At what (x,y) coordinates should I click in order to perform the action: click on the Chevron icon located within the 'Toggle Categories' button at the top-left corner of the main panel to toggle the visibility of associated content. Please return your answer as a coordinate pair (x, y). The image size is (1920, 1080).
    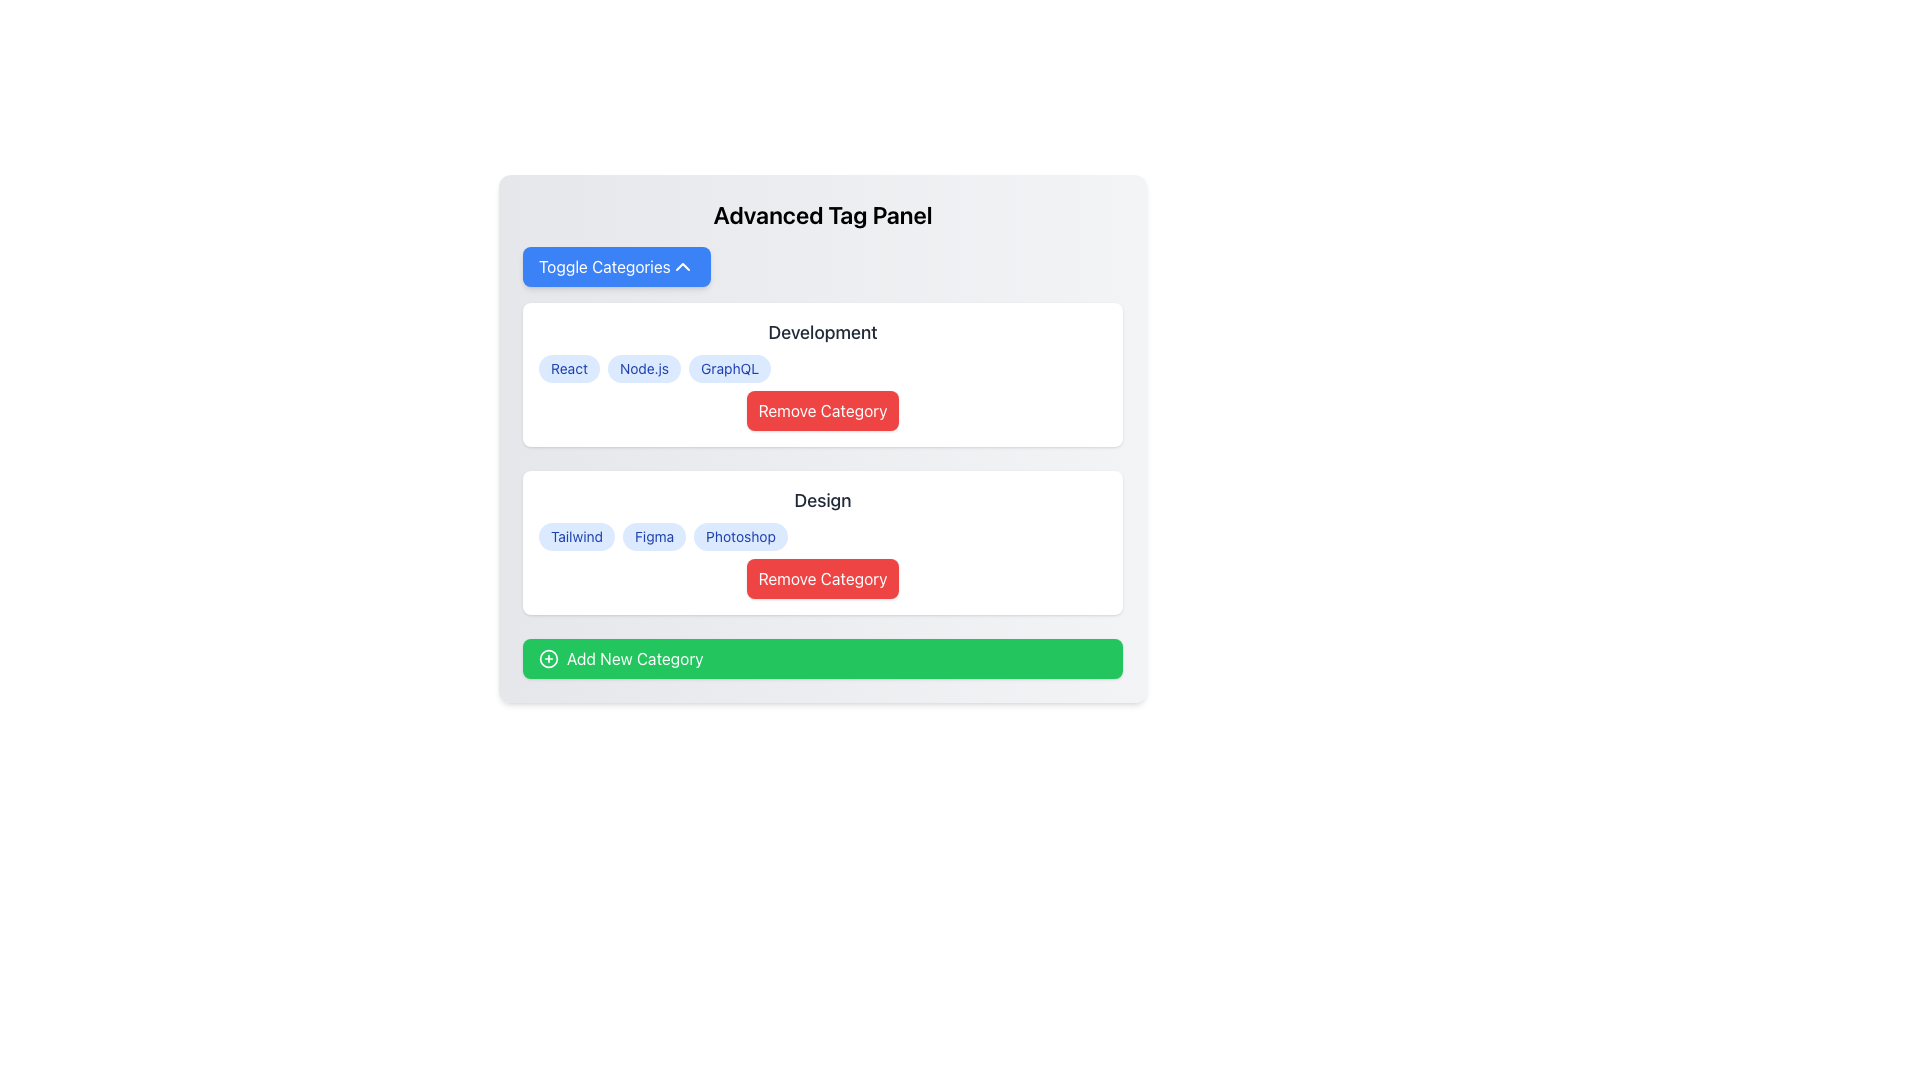
    Looking at the image, I should click on (682, 265).